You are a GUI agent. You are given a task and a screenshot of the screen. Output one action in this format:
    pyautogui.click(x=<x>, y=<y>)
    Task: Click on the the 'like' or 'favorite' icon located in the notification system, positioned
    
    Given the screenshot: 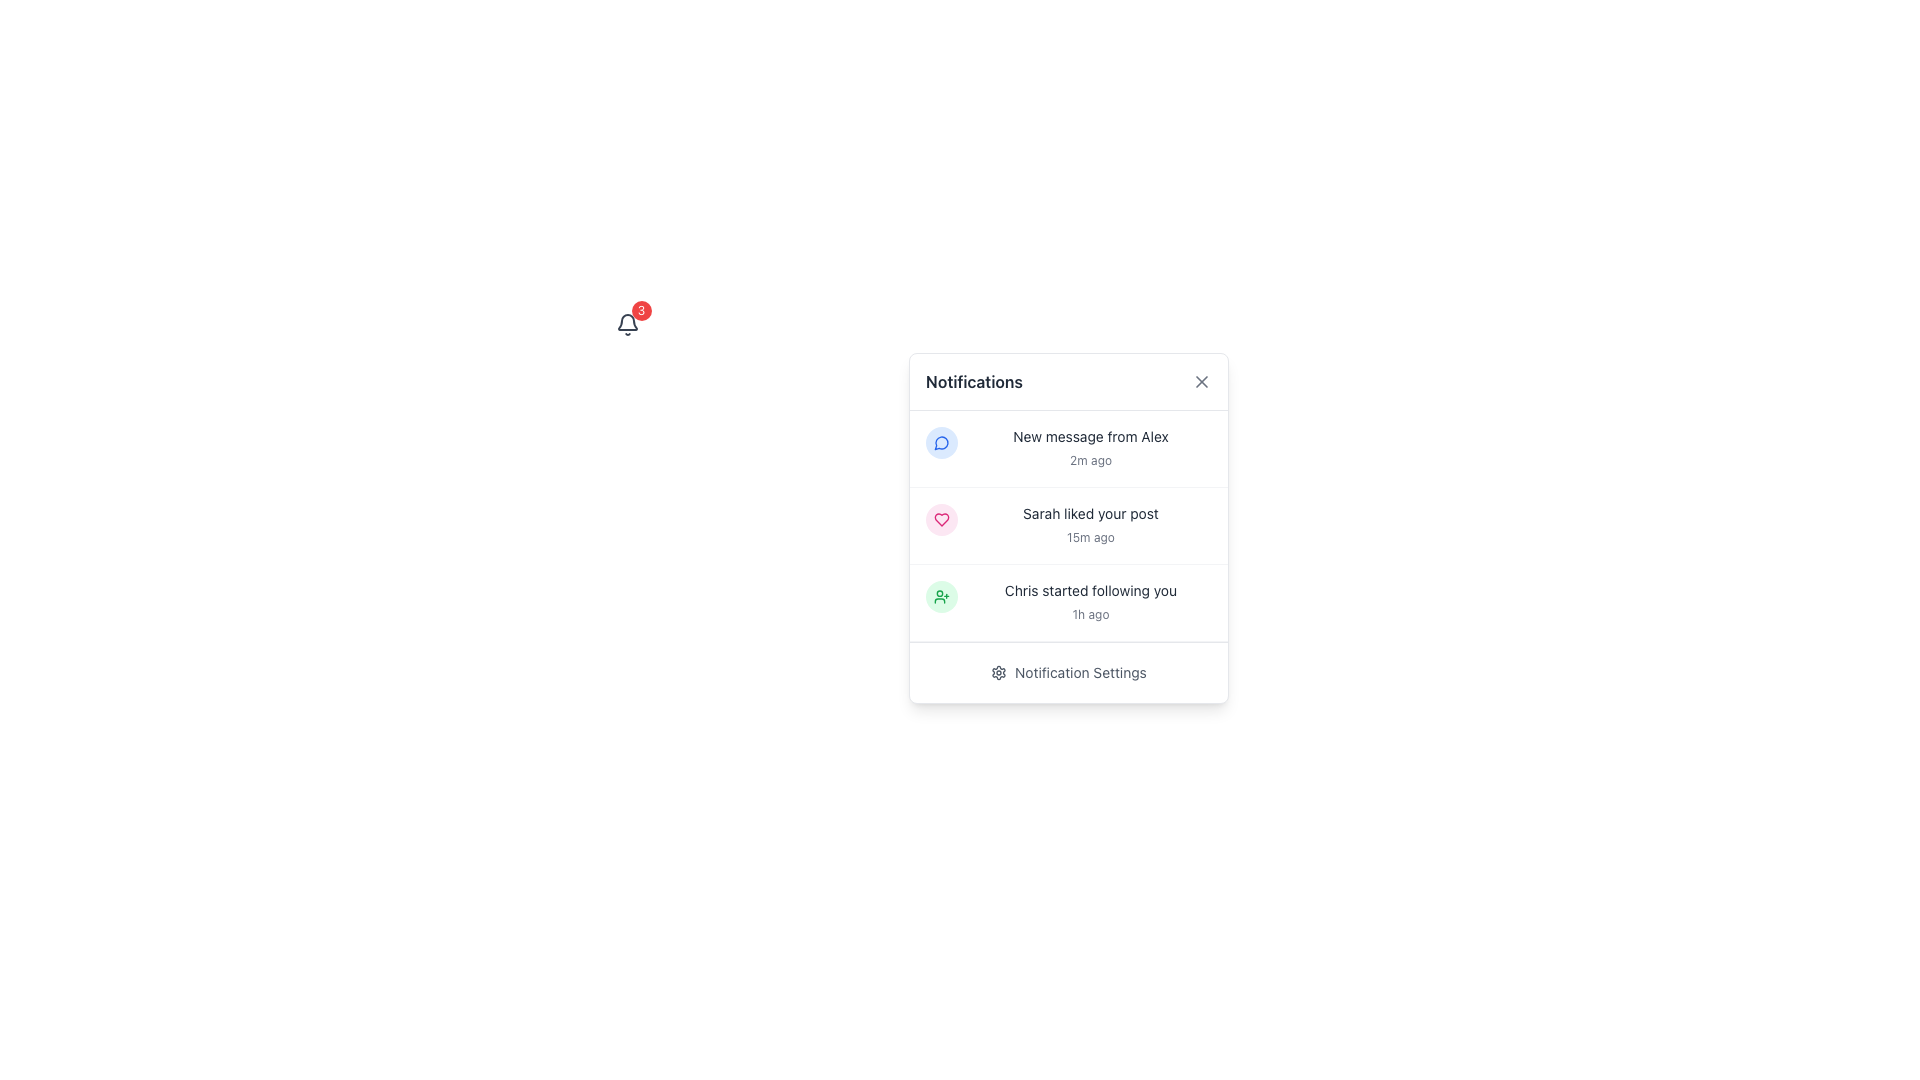 What is the action you would take?
    pyautogui.click(x=940, y=519)
    